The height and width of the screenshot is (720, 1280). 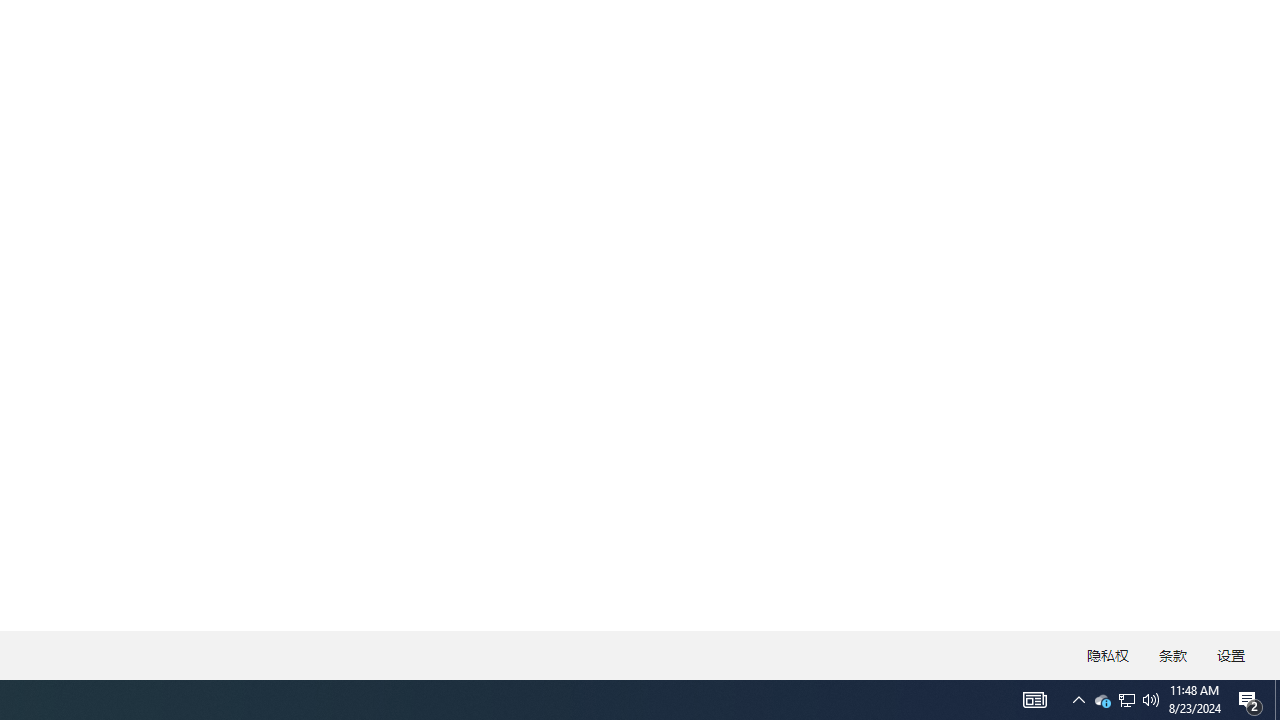 I want to click on 'AutomationID: 4105', so click(x=1034, y=698).